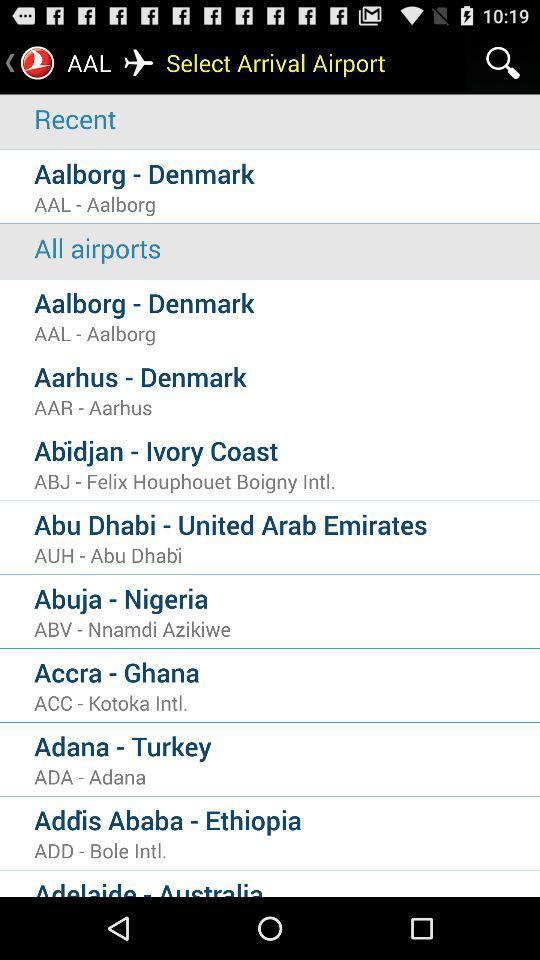  Describe the element at coordinates (502, 62) in the screenshot. I see `item next to the select arrival airport item` at that location.